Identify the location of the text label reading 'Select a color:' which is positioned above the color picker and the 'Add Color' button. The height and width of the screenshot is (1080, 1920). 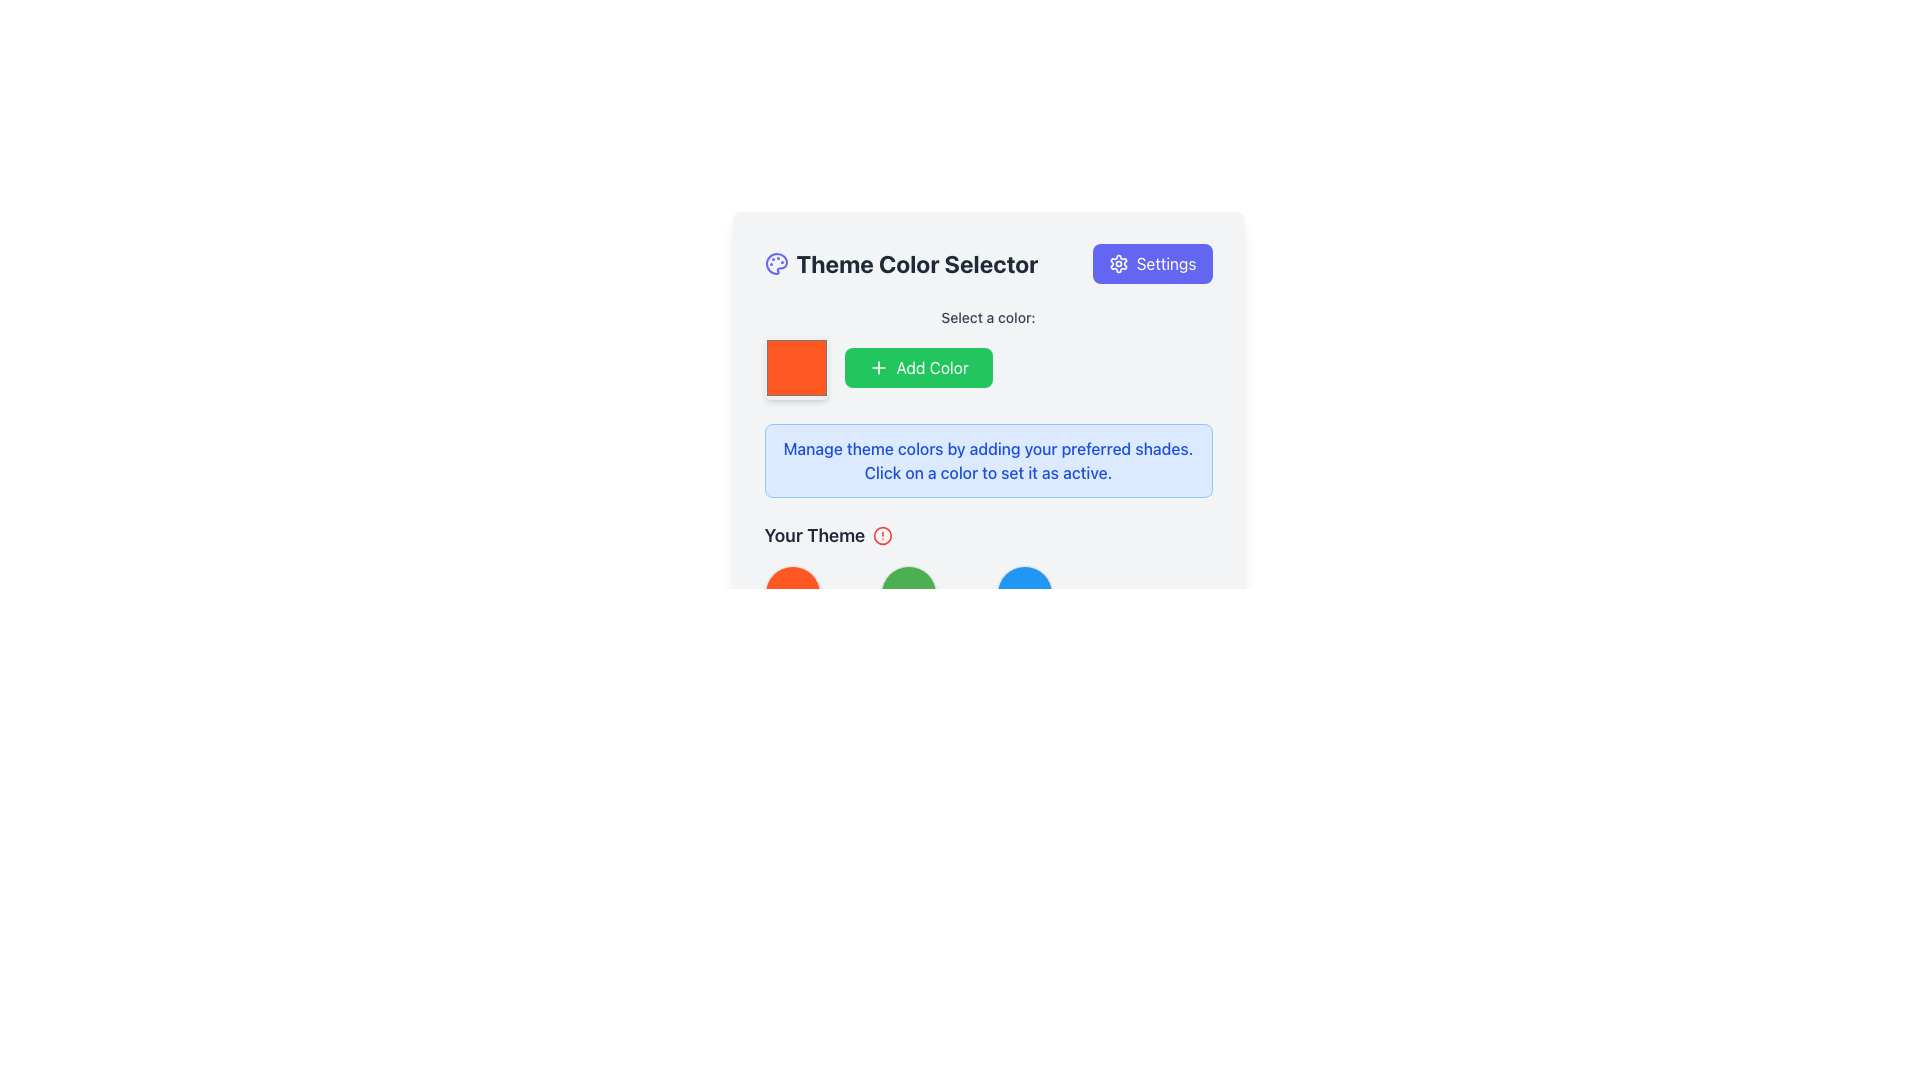
(988, 316).